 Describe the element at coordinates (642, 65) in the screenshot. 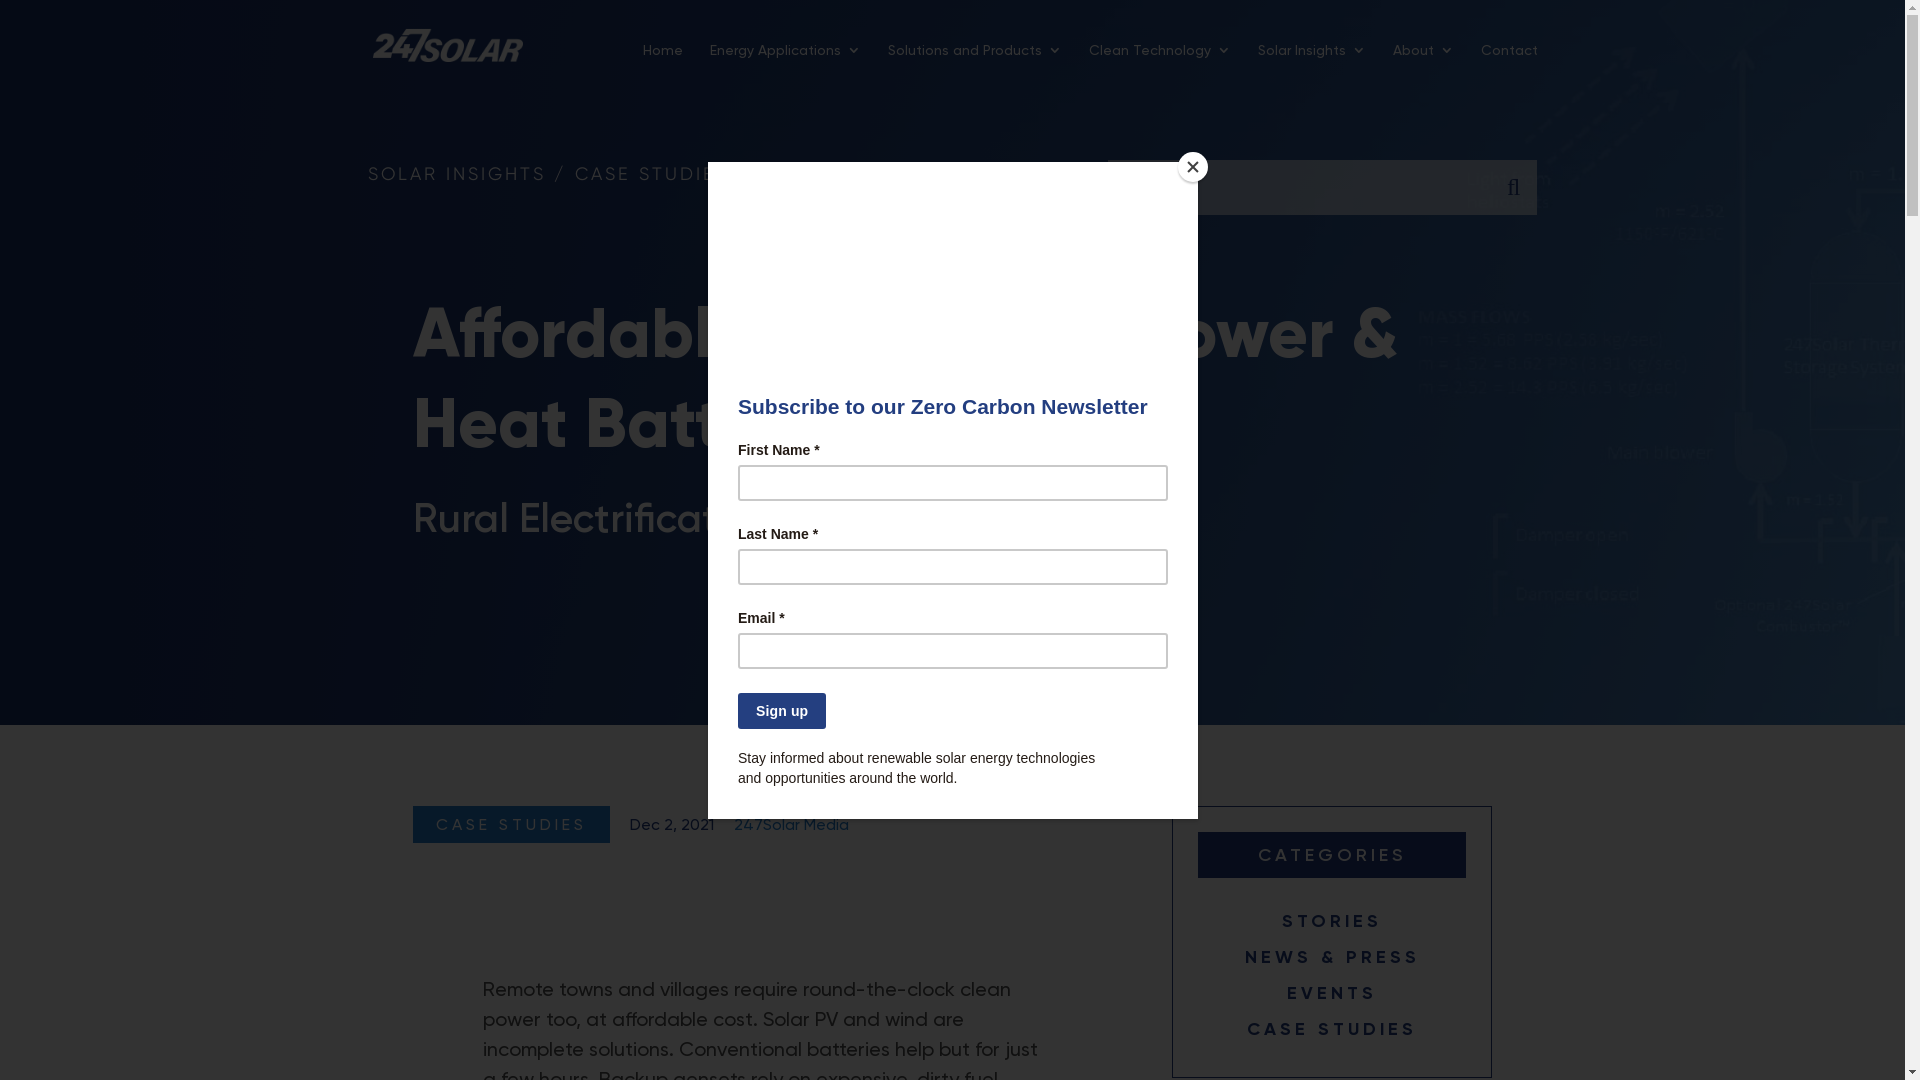

I see `'Home'` at that location.